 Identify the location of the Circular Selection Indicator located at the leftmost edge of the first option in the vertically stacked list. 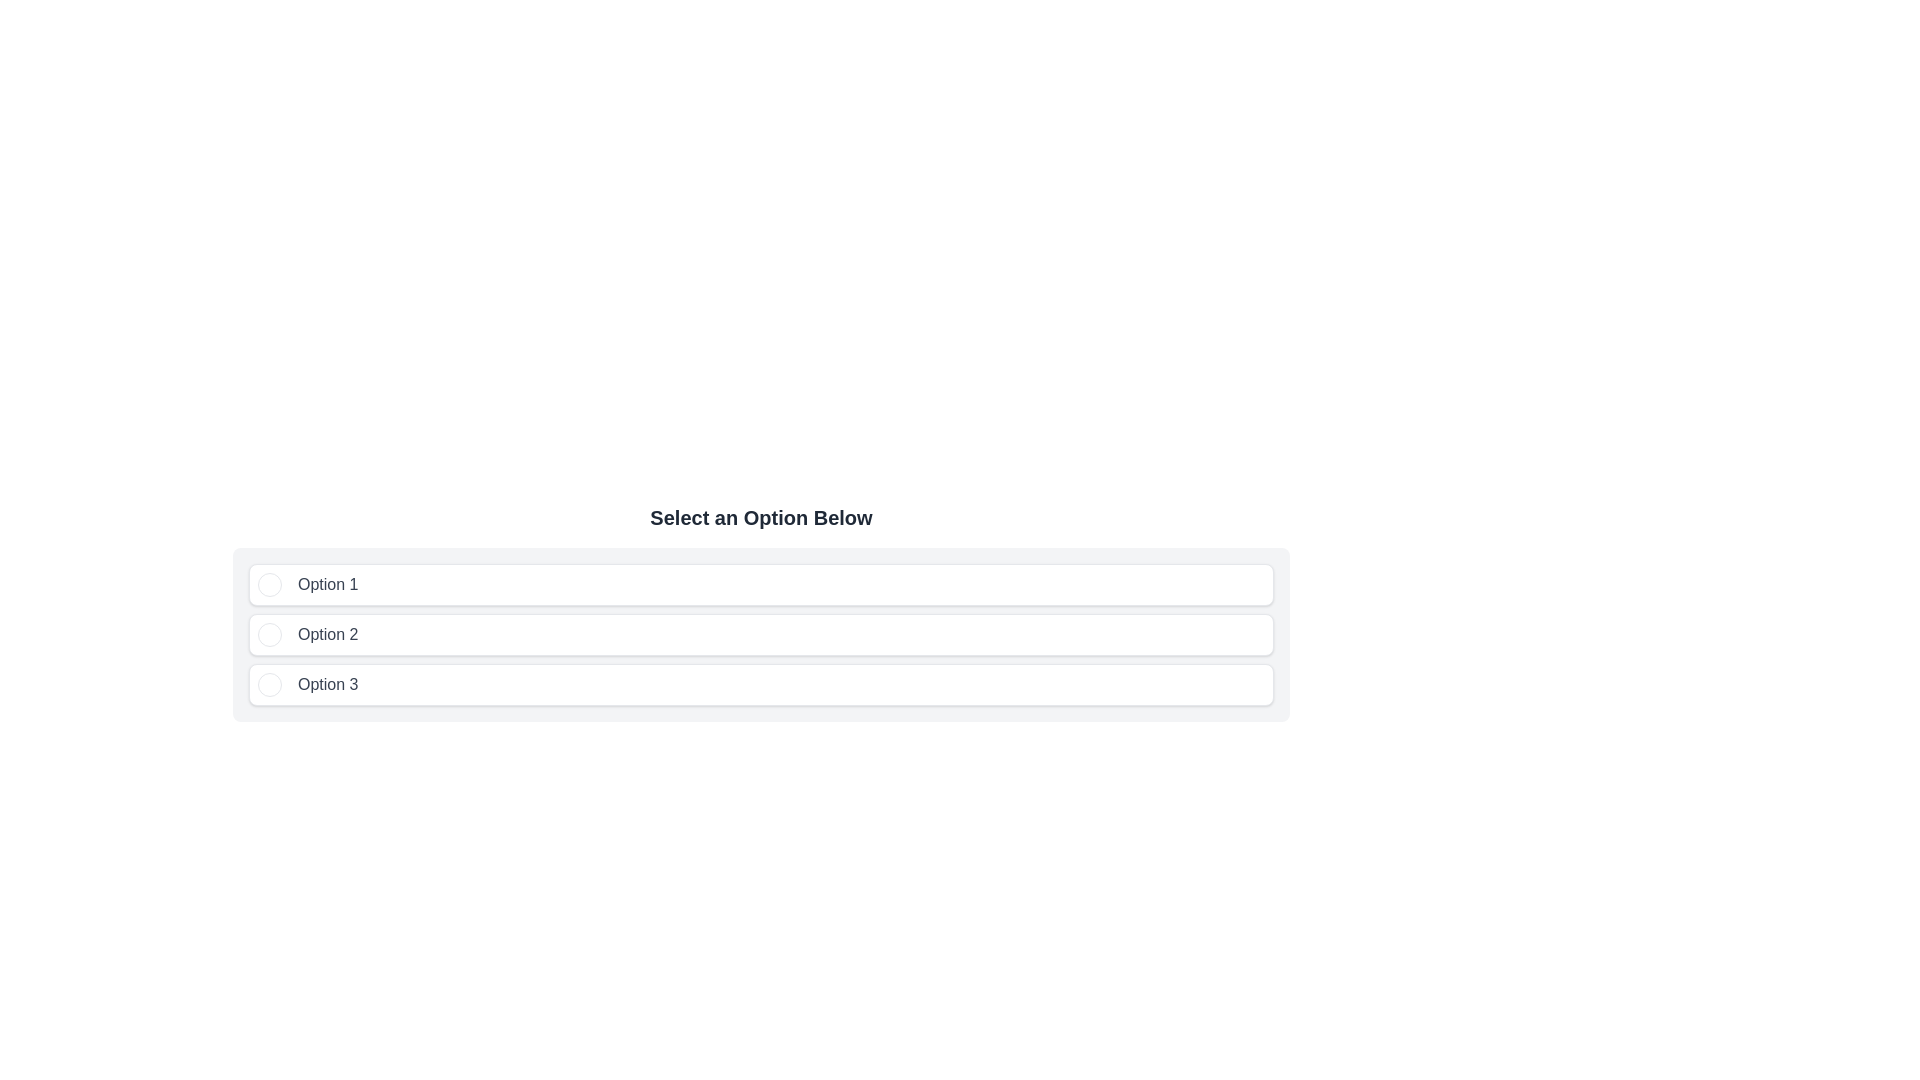
(268, 585).